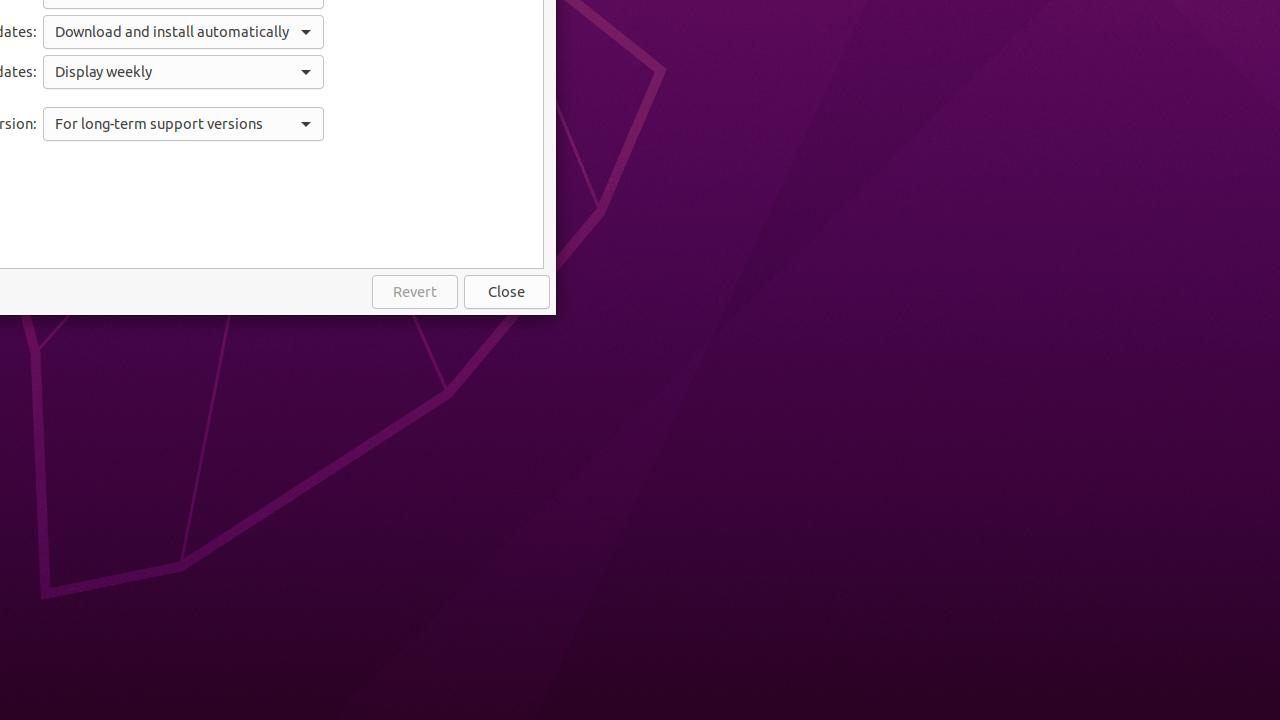 This screenshot has height=720, width=1280. What do you see at coordinates (183, 123) in the screenshot?
I see `'For long-term support versions'` at bounding box center [183, 123].